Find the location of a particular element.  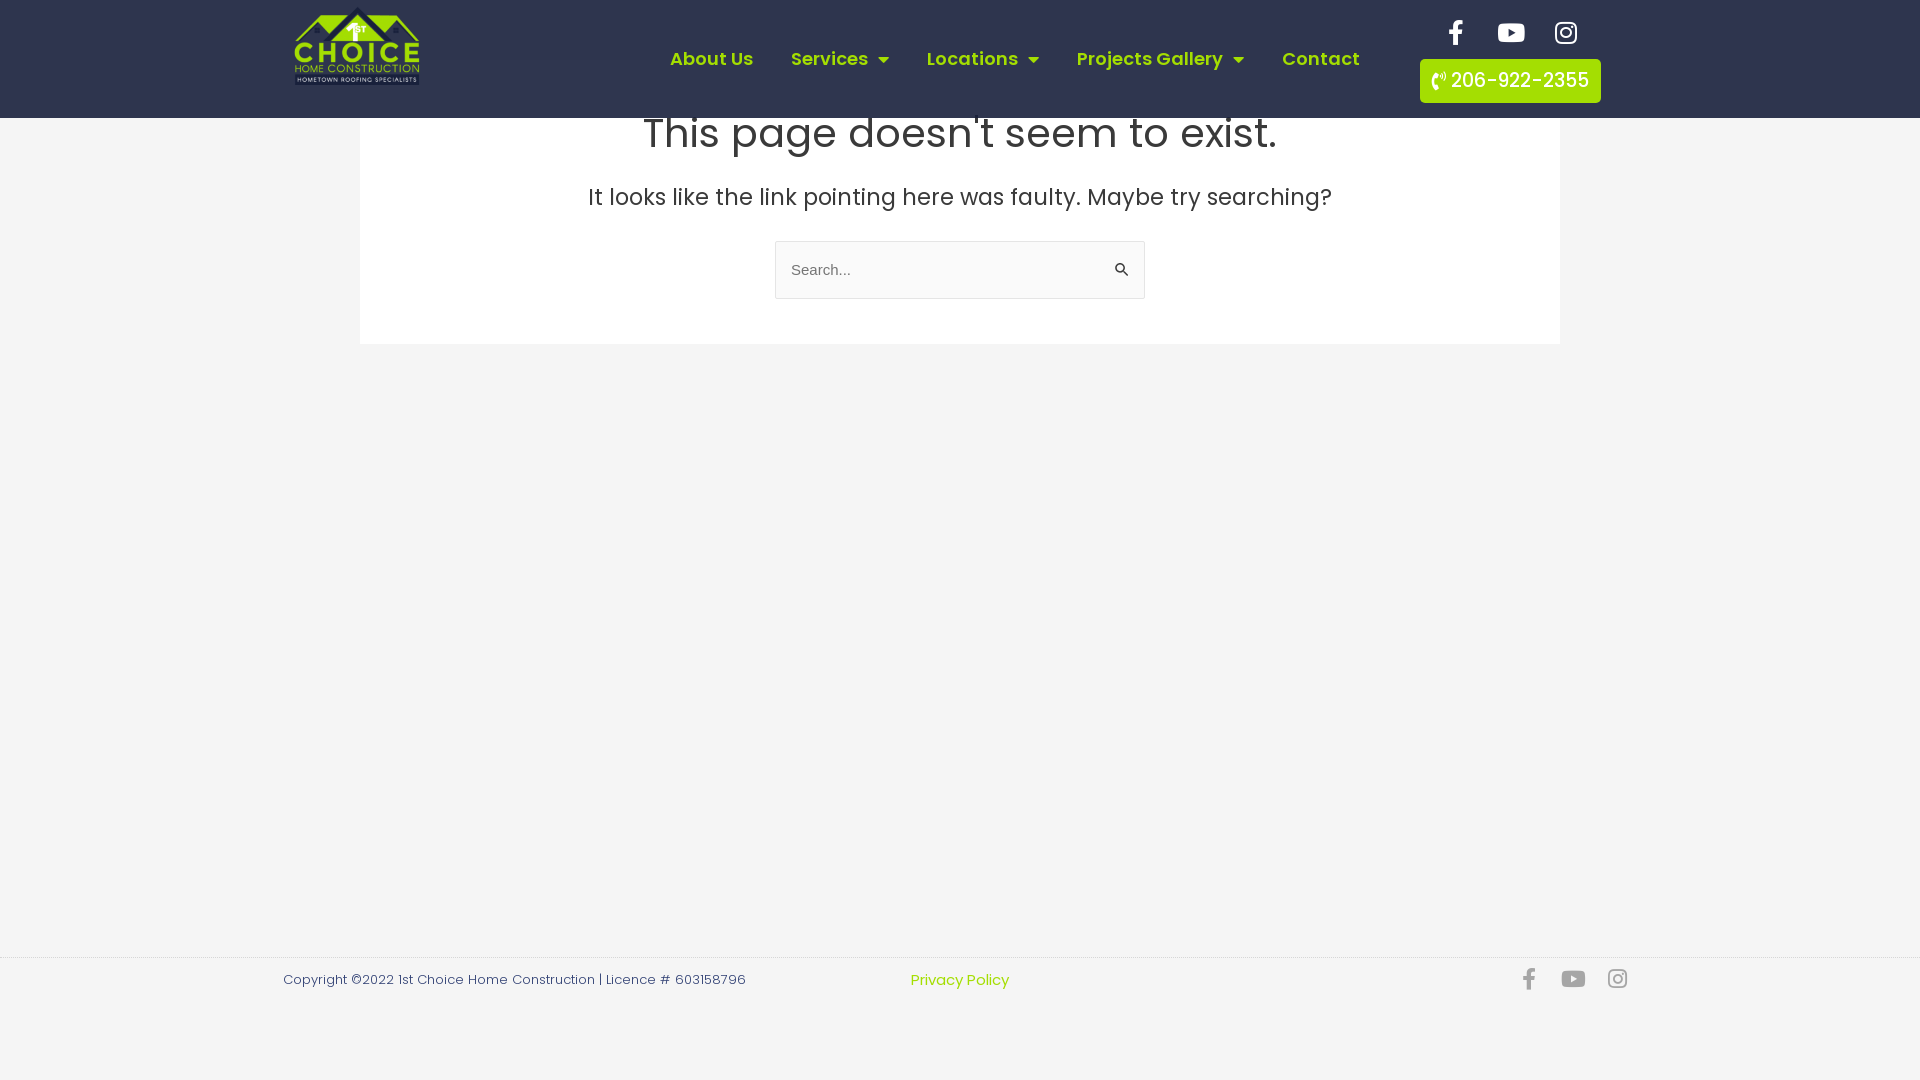

'Projects Gallery' is located at coordinates (1160, 57).